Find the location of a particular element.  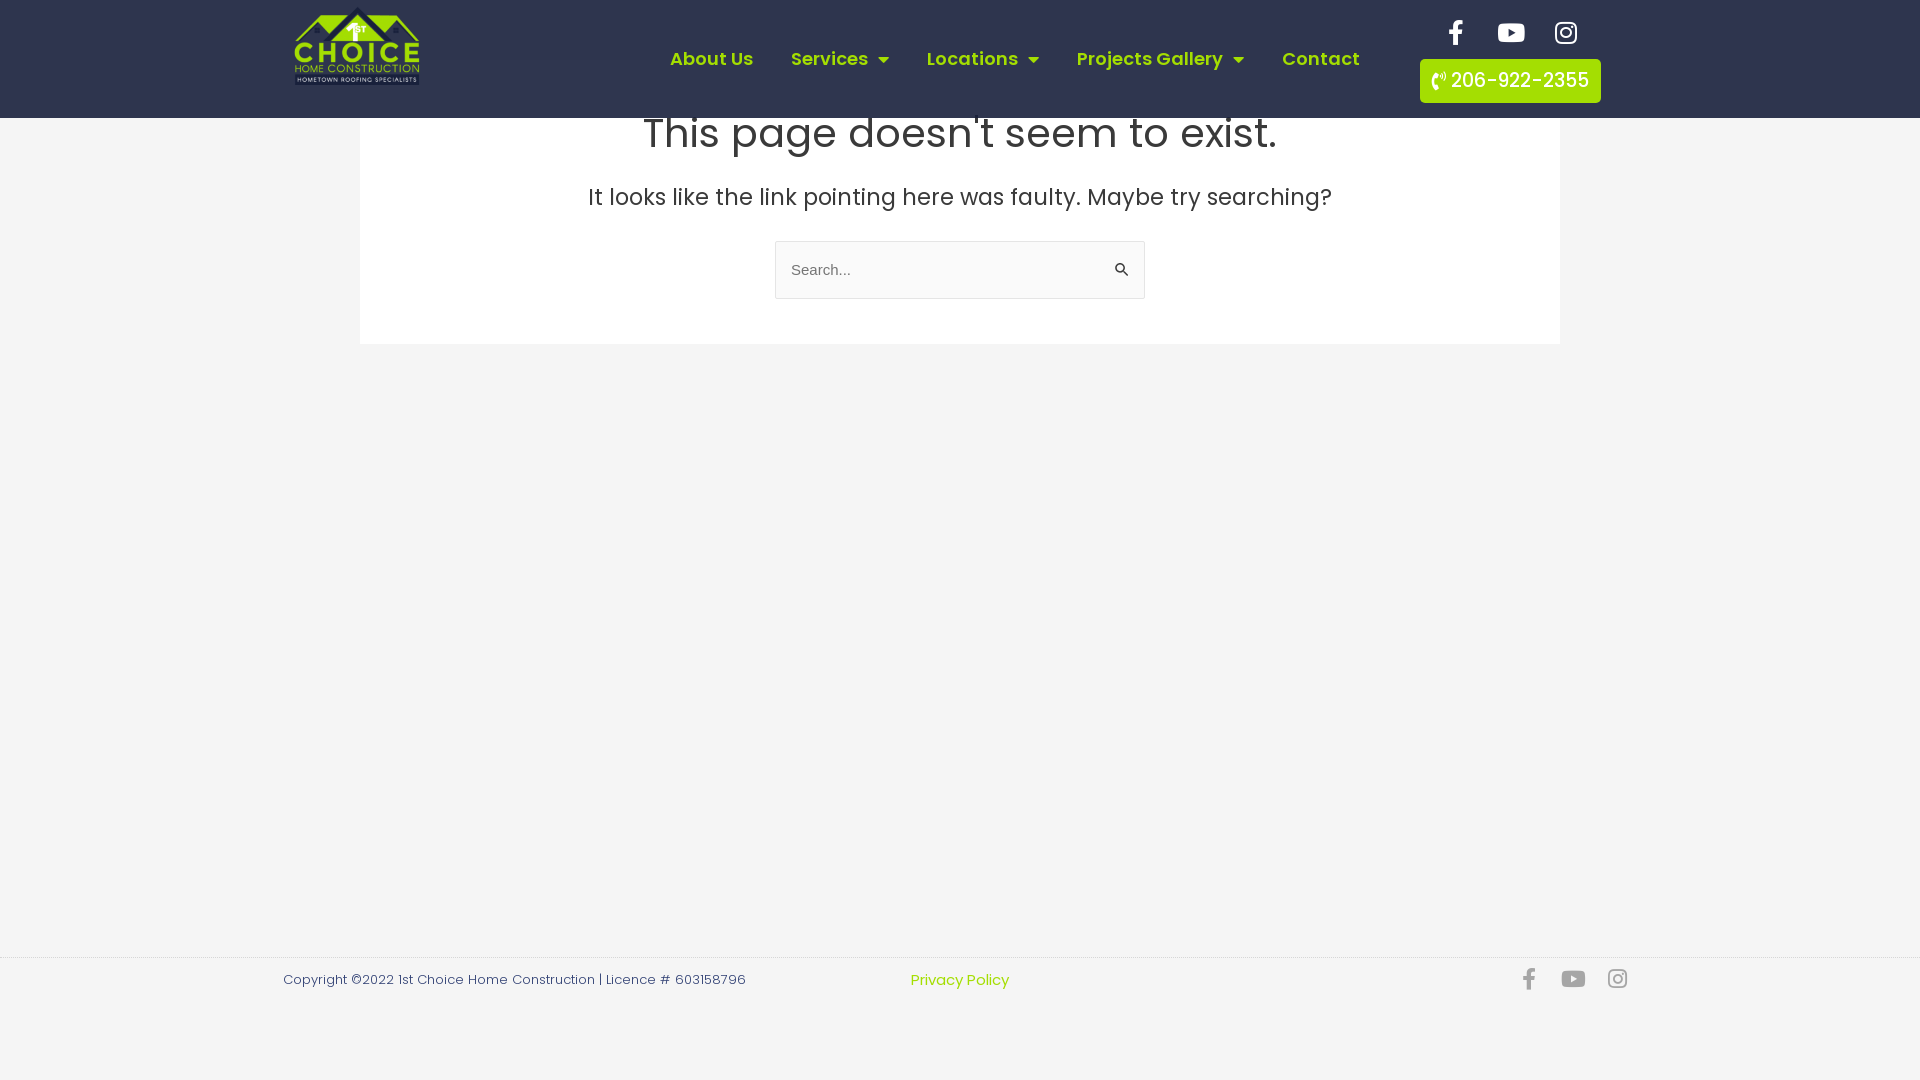

'Projects Gallery' is located at coordinates (1160, 57).